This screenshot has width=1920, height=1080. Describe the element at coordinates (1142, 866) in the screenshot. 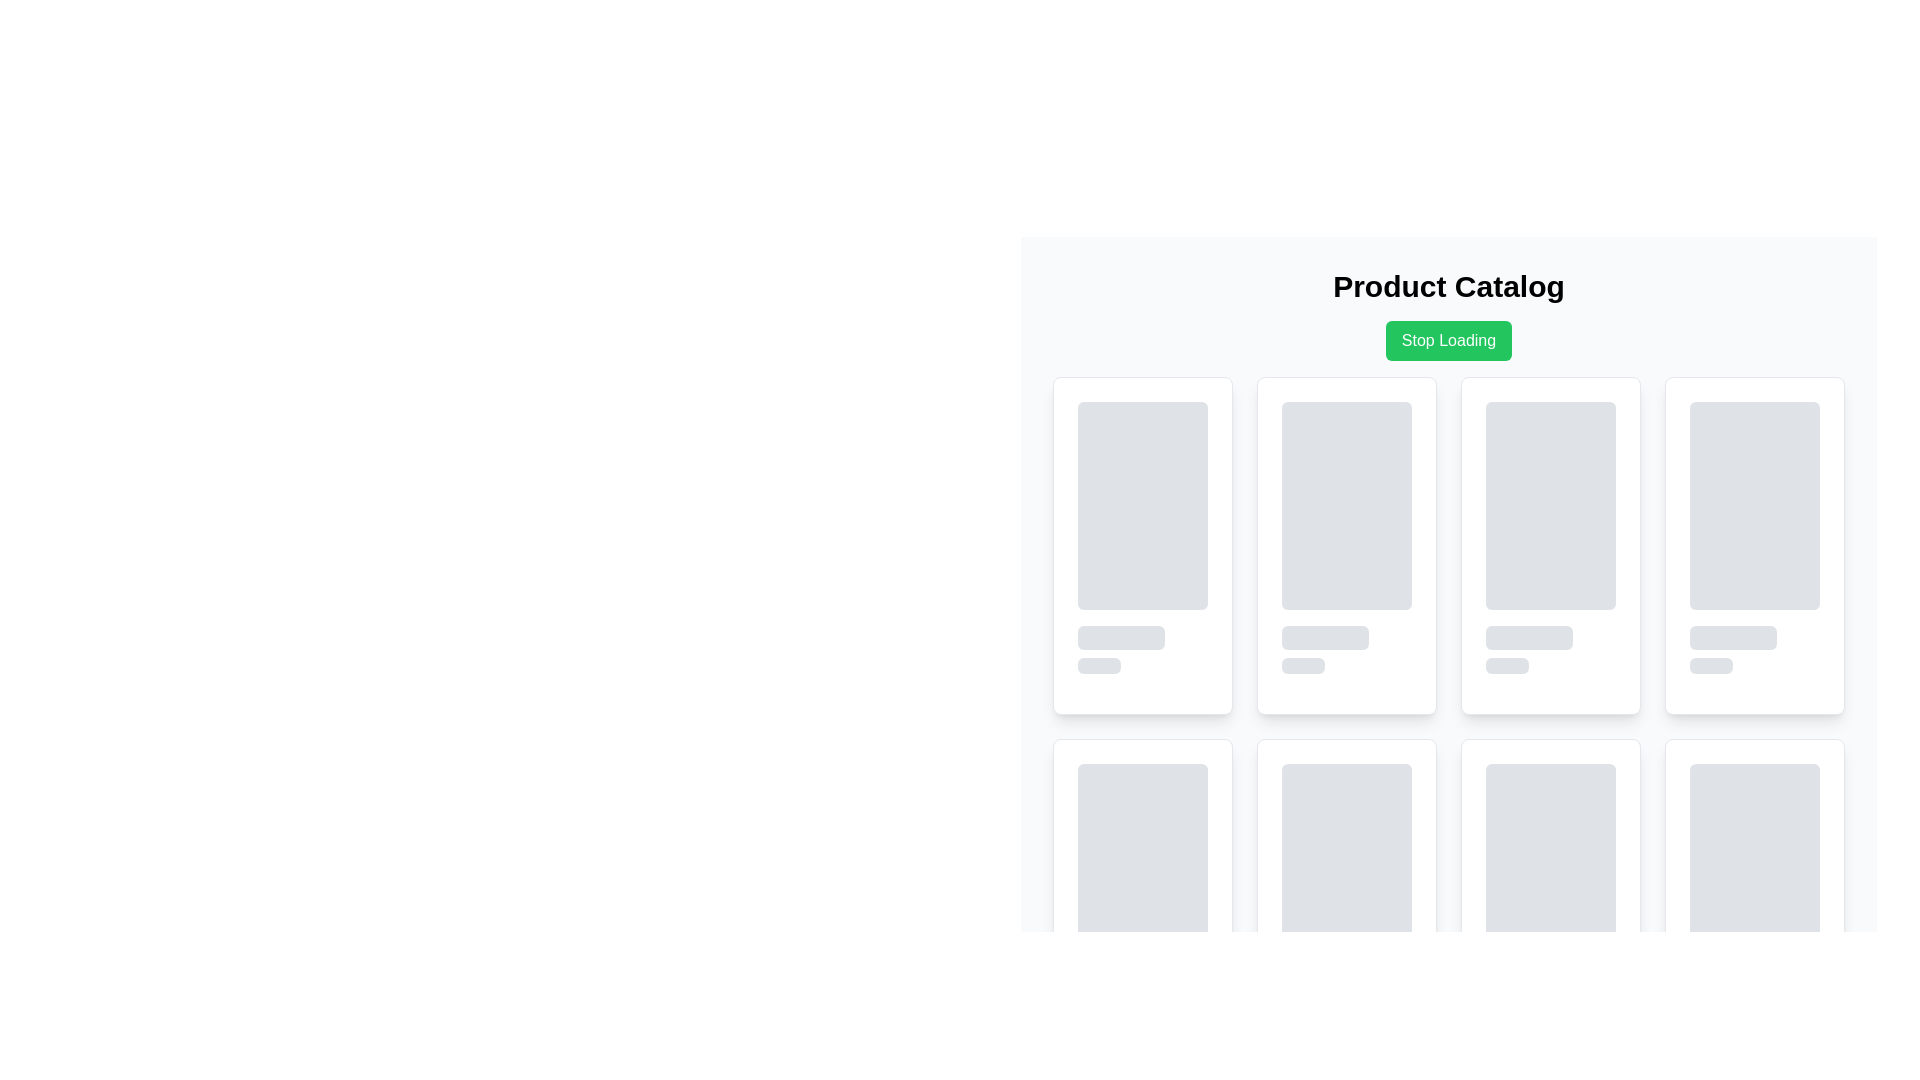

I see `the Skeleton Placeholder located in the second row and third column of the grid layout, which indicates a loading state for a content card` at that location.